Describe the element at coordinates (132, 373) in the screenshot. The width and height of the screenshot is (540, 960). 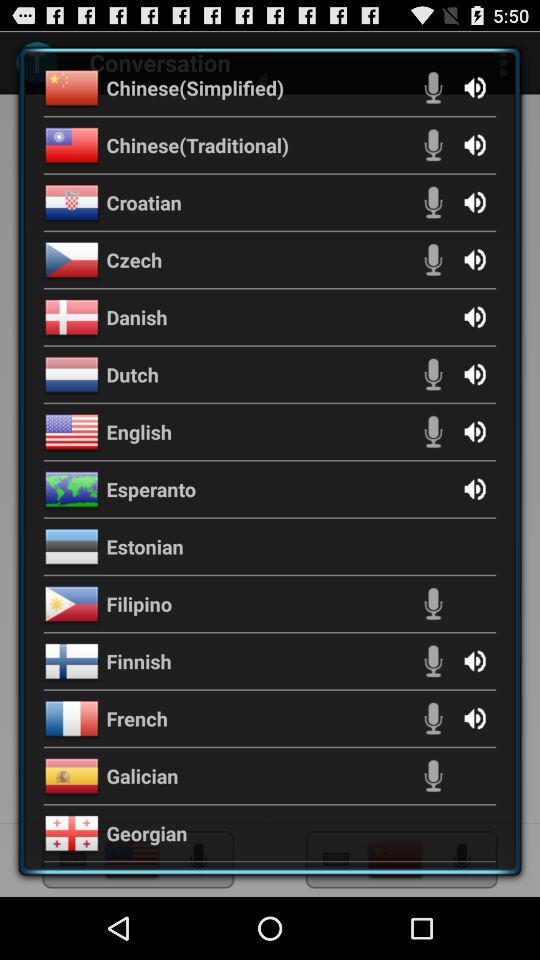
I see `app above english item` at that location.